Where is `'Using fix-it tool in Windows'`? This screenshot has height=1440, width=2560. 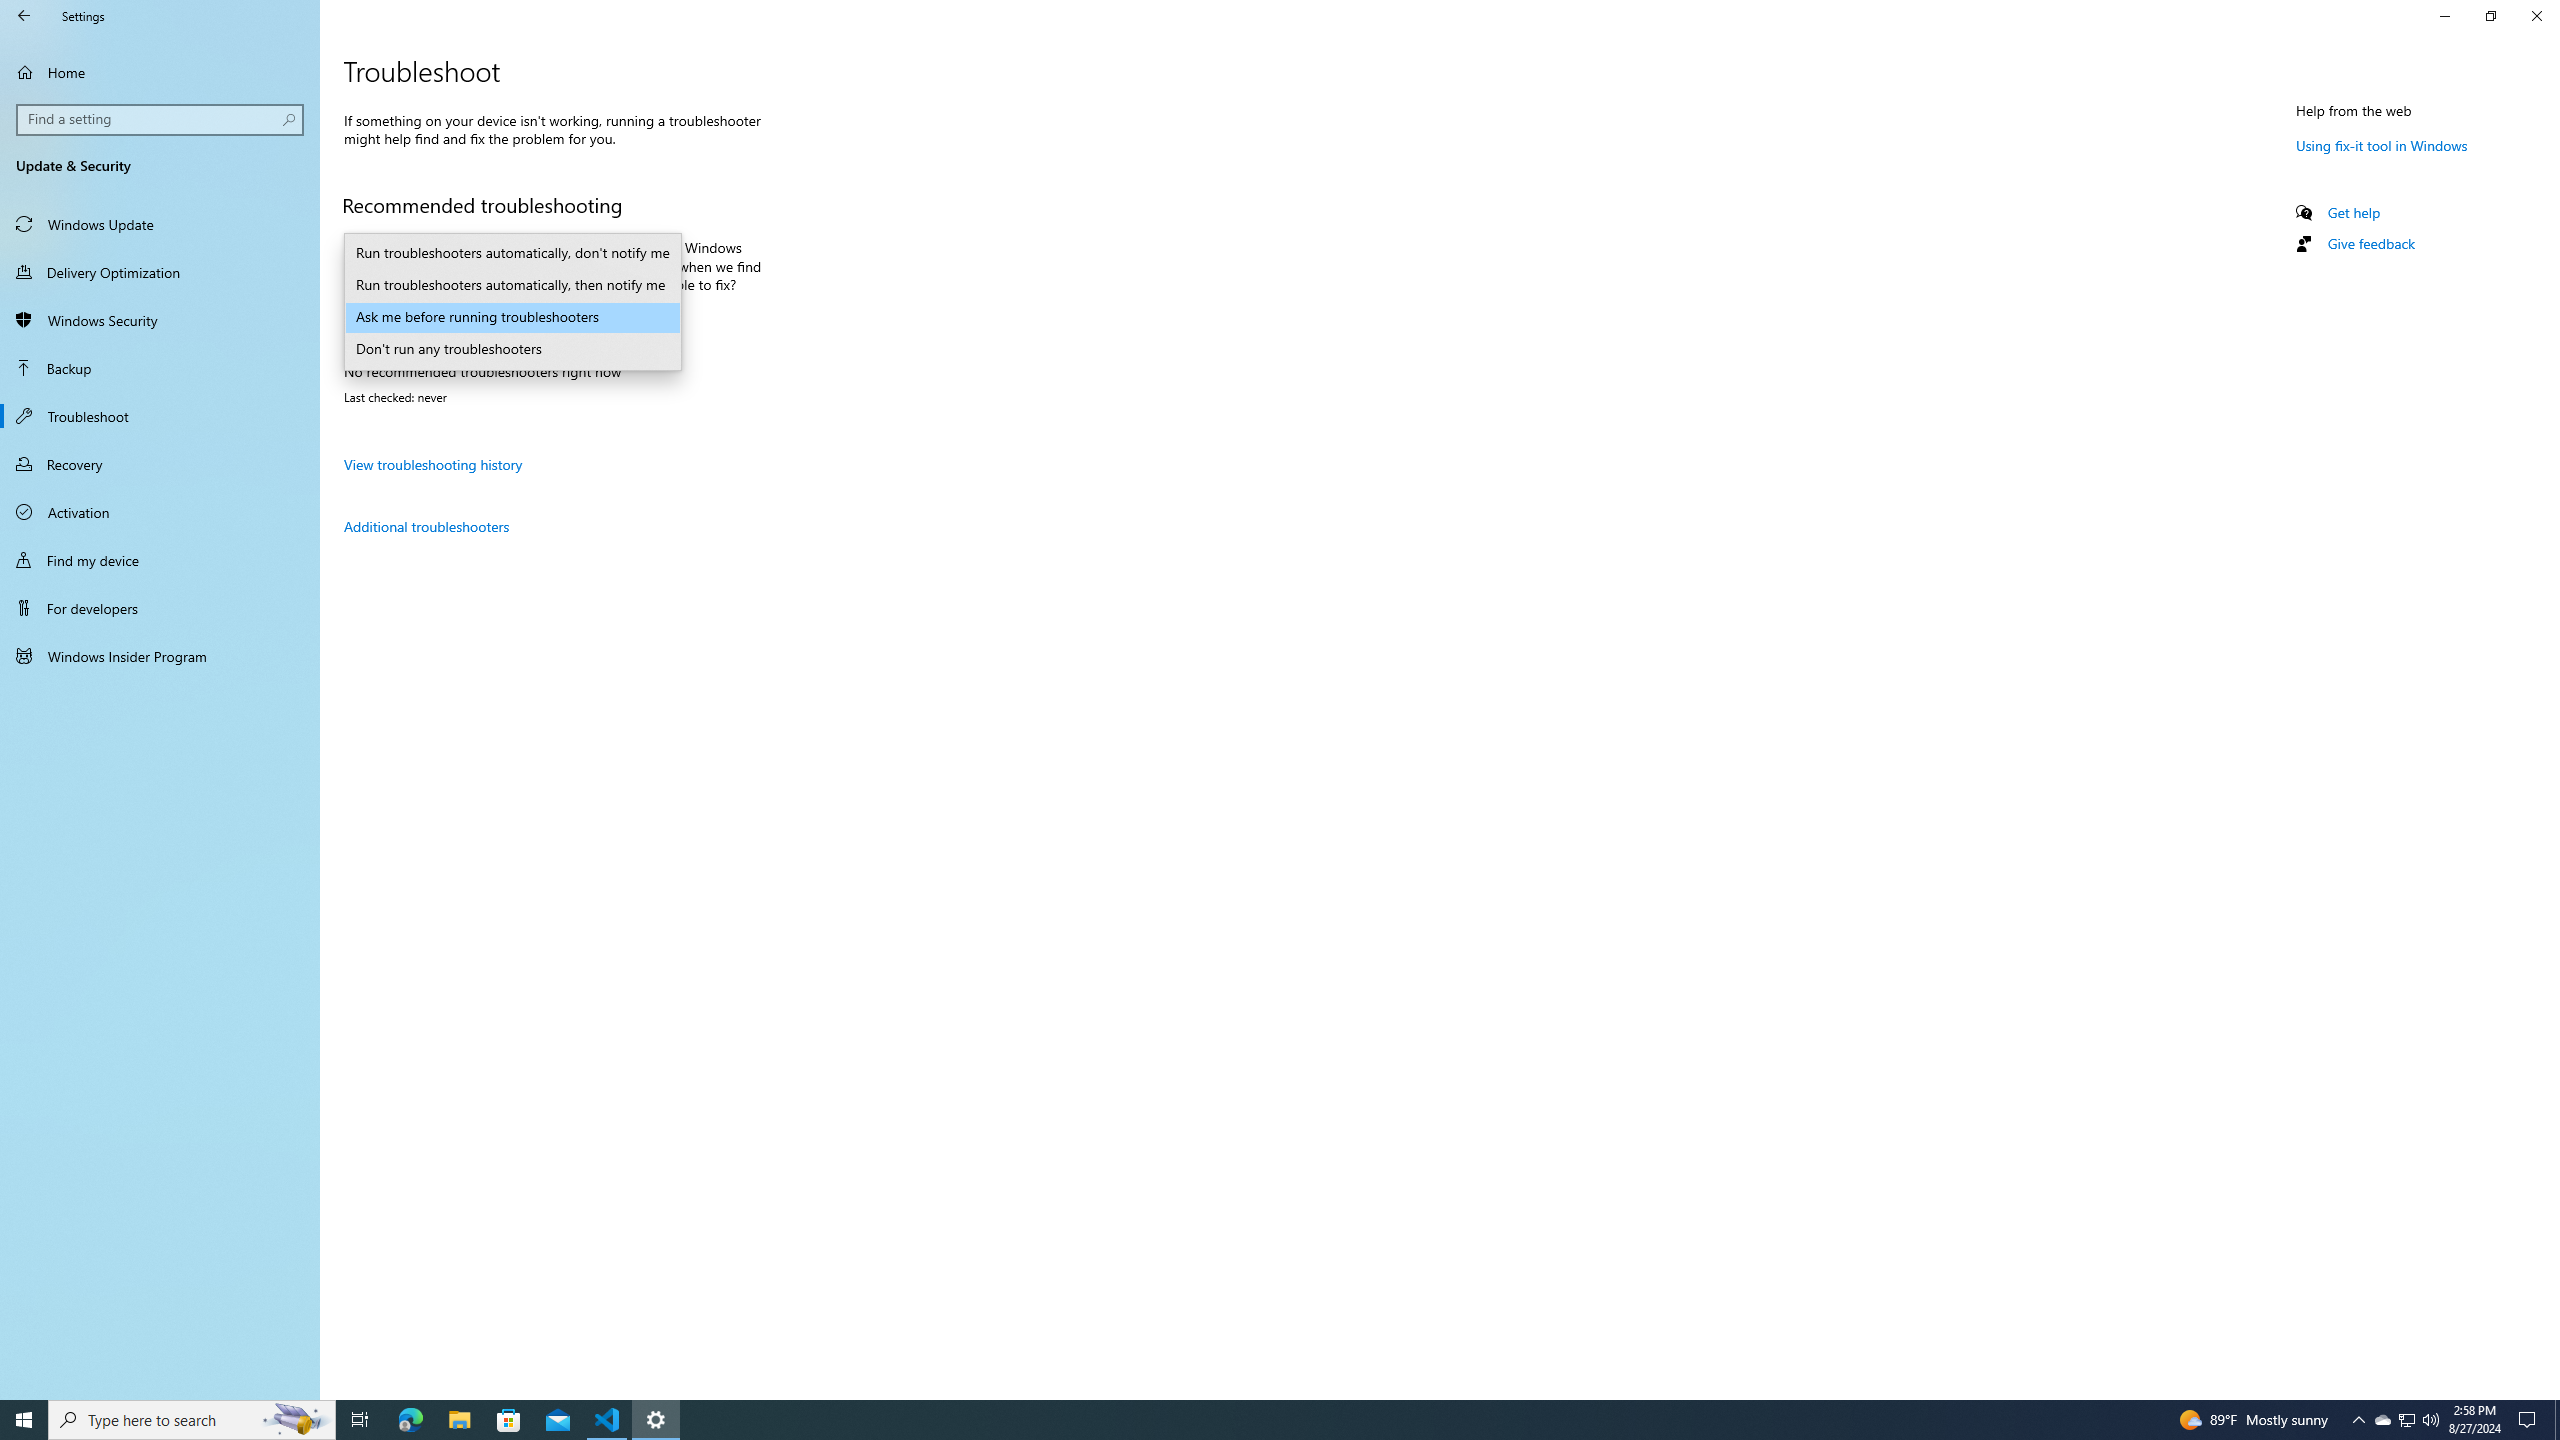 'Using fix-it tool in Windows' is located at coordinates (2381, 145).